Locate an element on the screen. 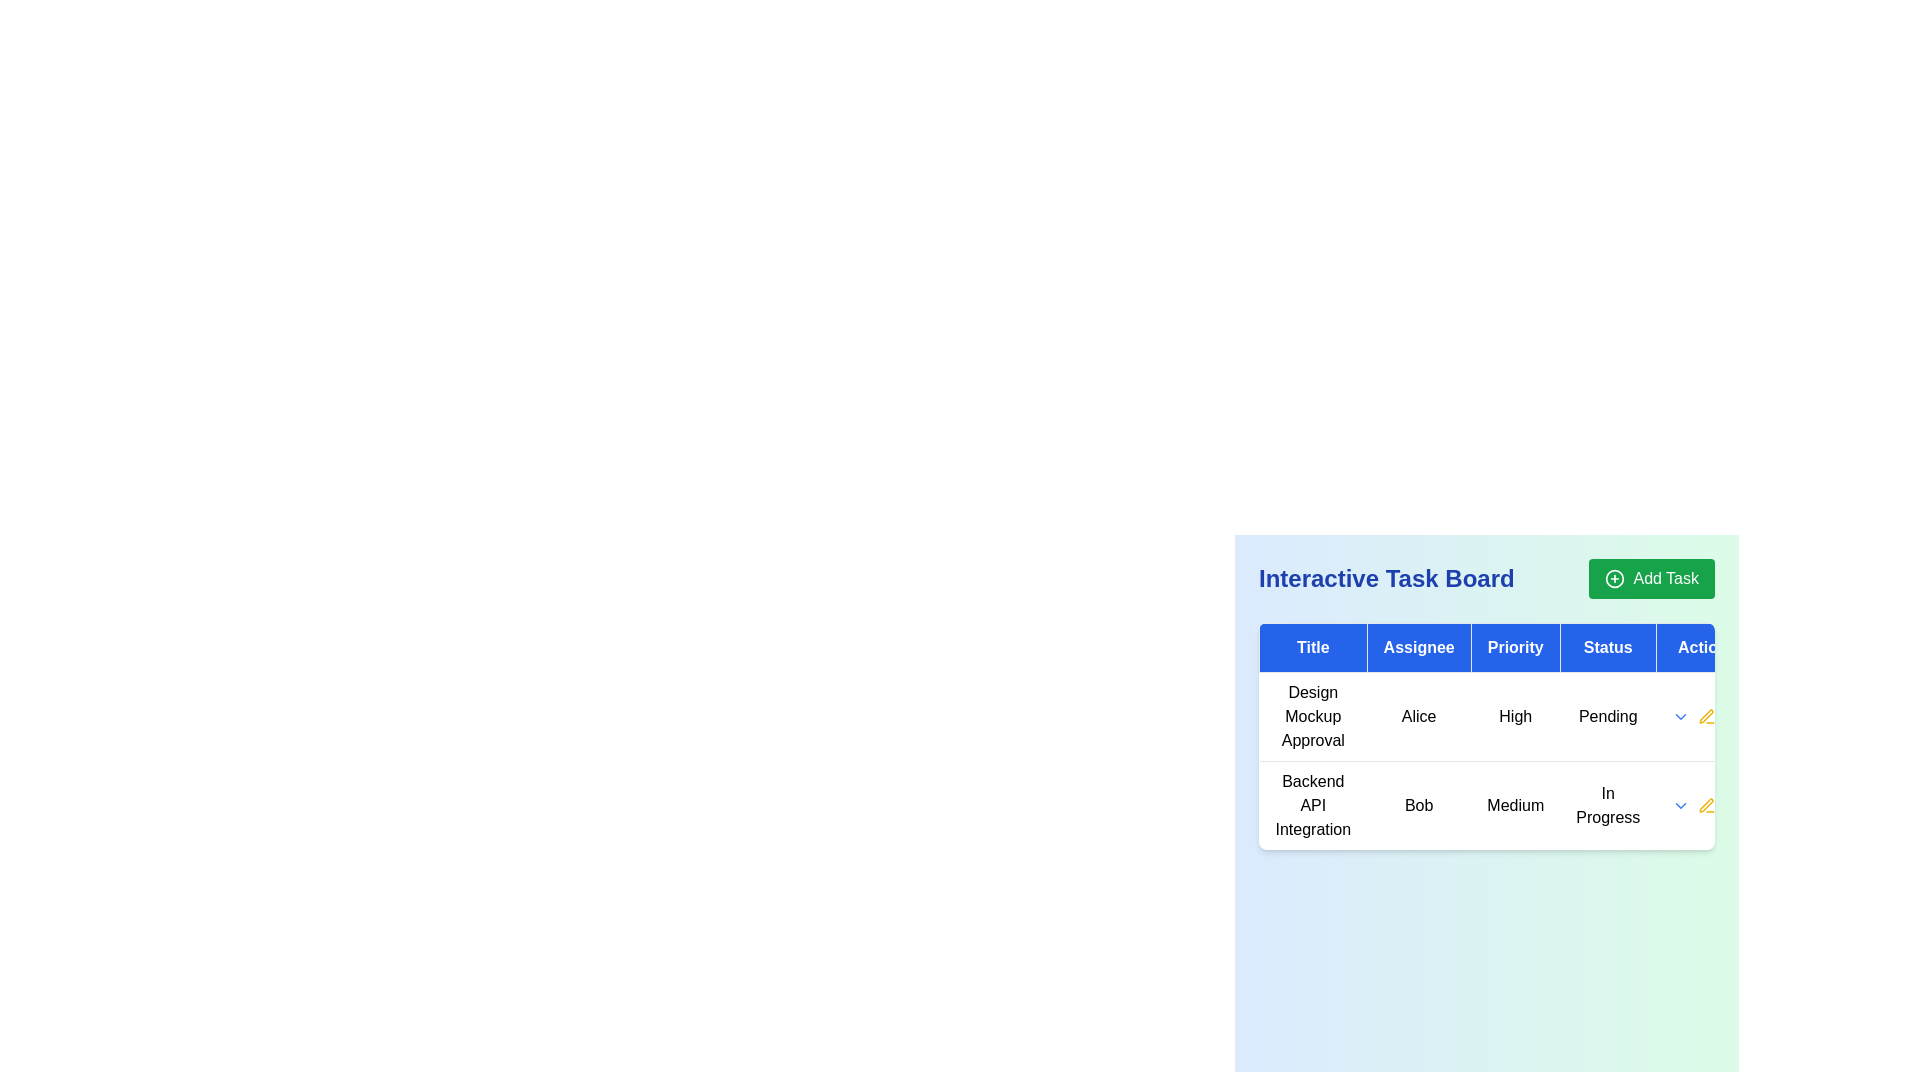 The height and width of the screenshot is (1080, 1920). the 'Pending' label in the 'Status' column of the task board table, which has a white background and is located under the task titled 'Design Mockup Approval' is located at coordinates (1608, 716).